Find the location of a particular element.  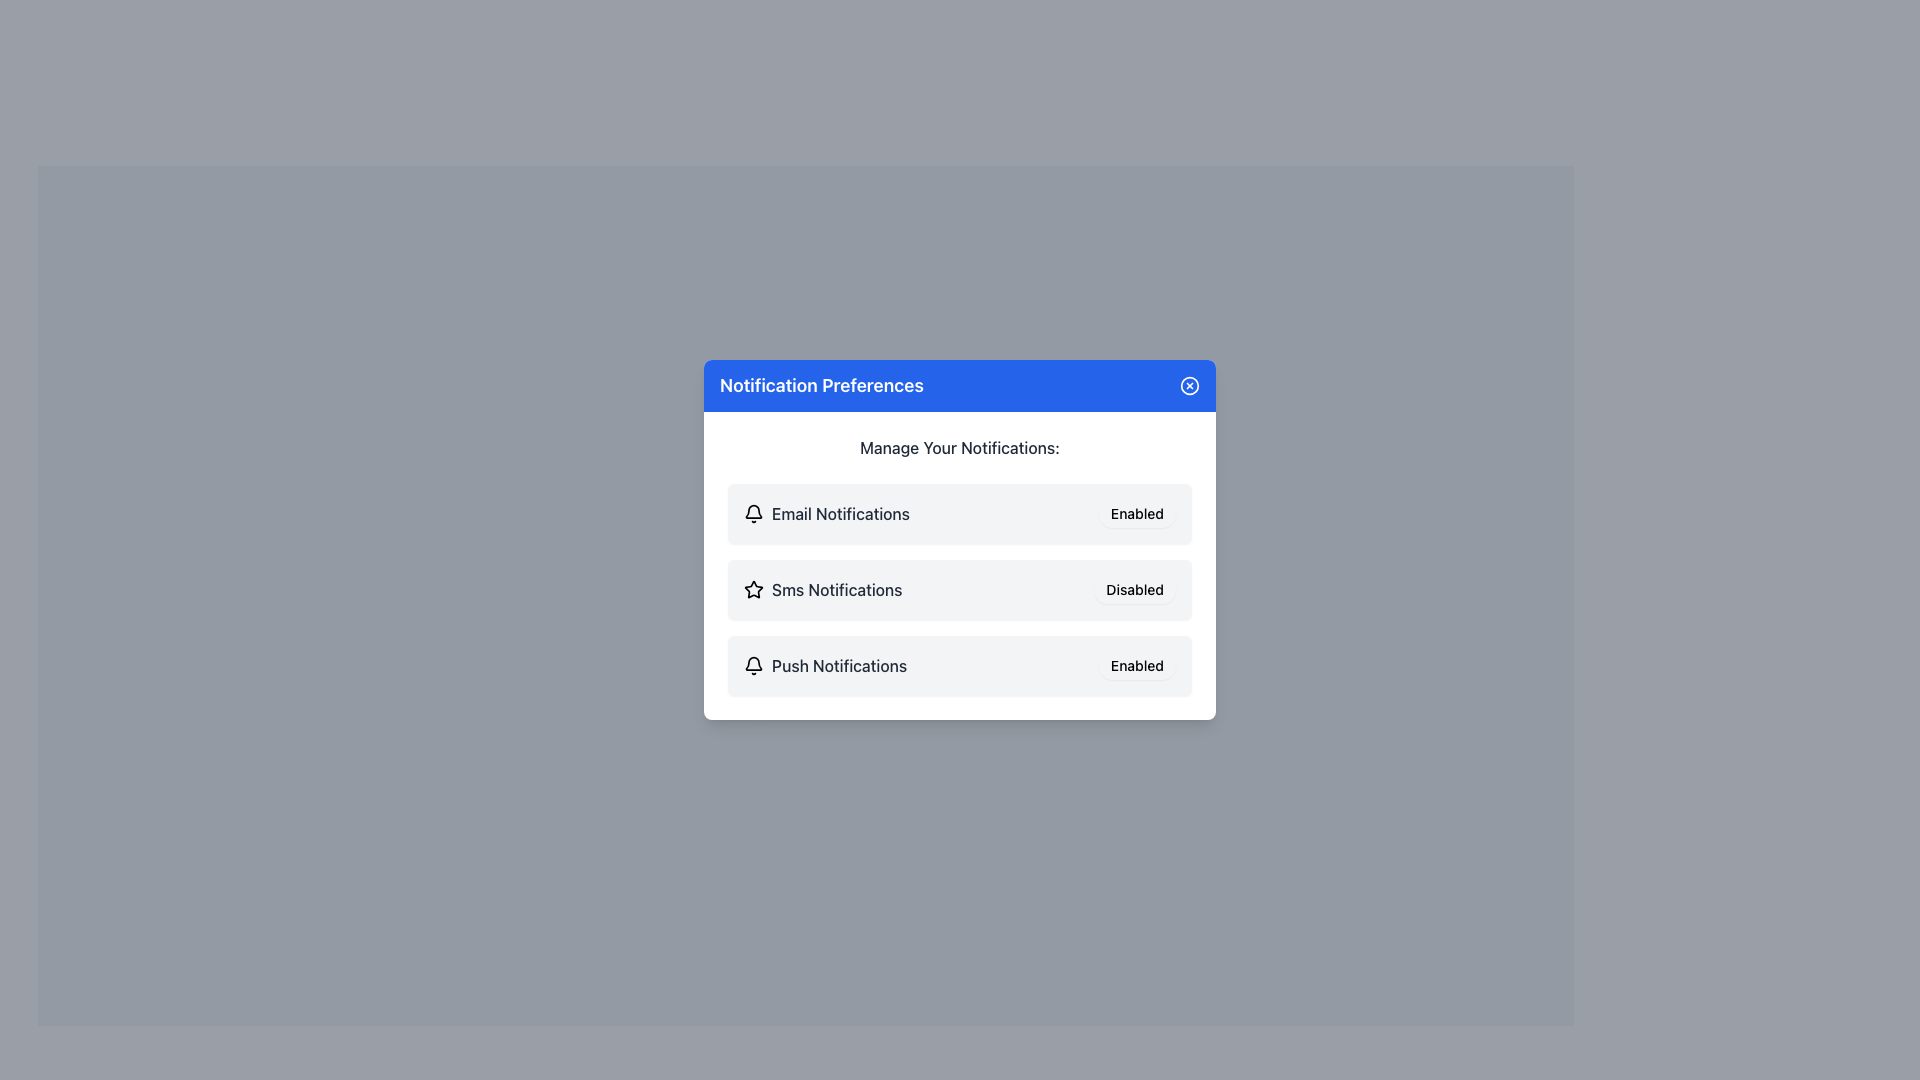

the Notification preference item for SMS notifications, which includes a toggle button is located at coordinates (960, 589).